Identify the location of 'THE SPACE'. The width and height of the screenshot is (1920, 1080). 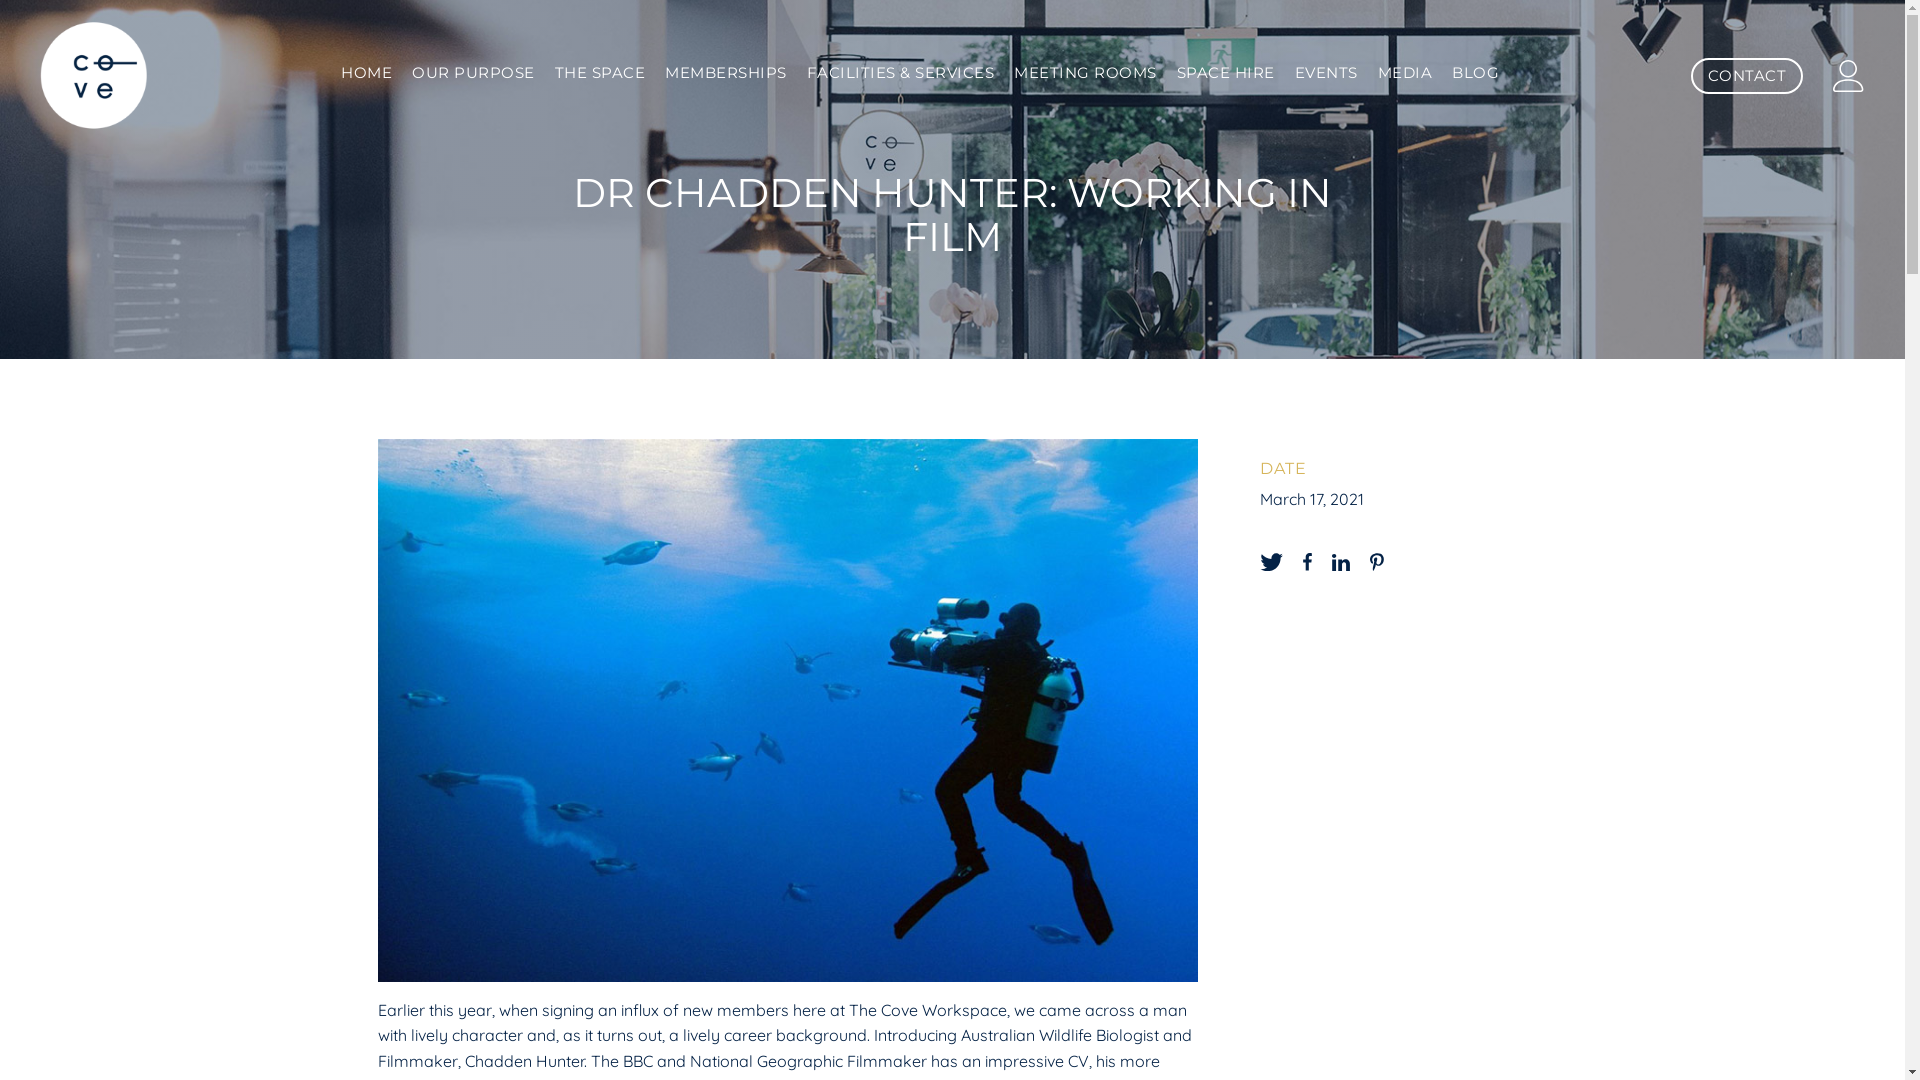
(599, 72).